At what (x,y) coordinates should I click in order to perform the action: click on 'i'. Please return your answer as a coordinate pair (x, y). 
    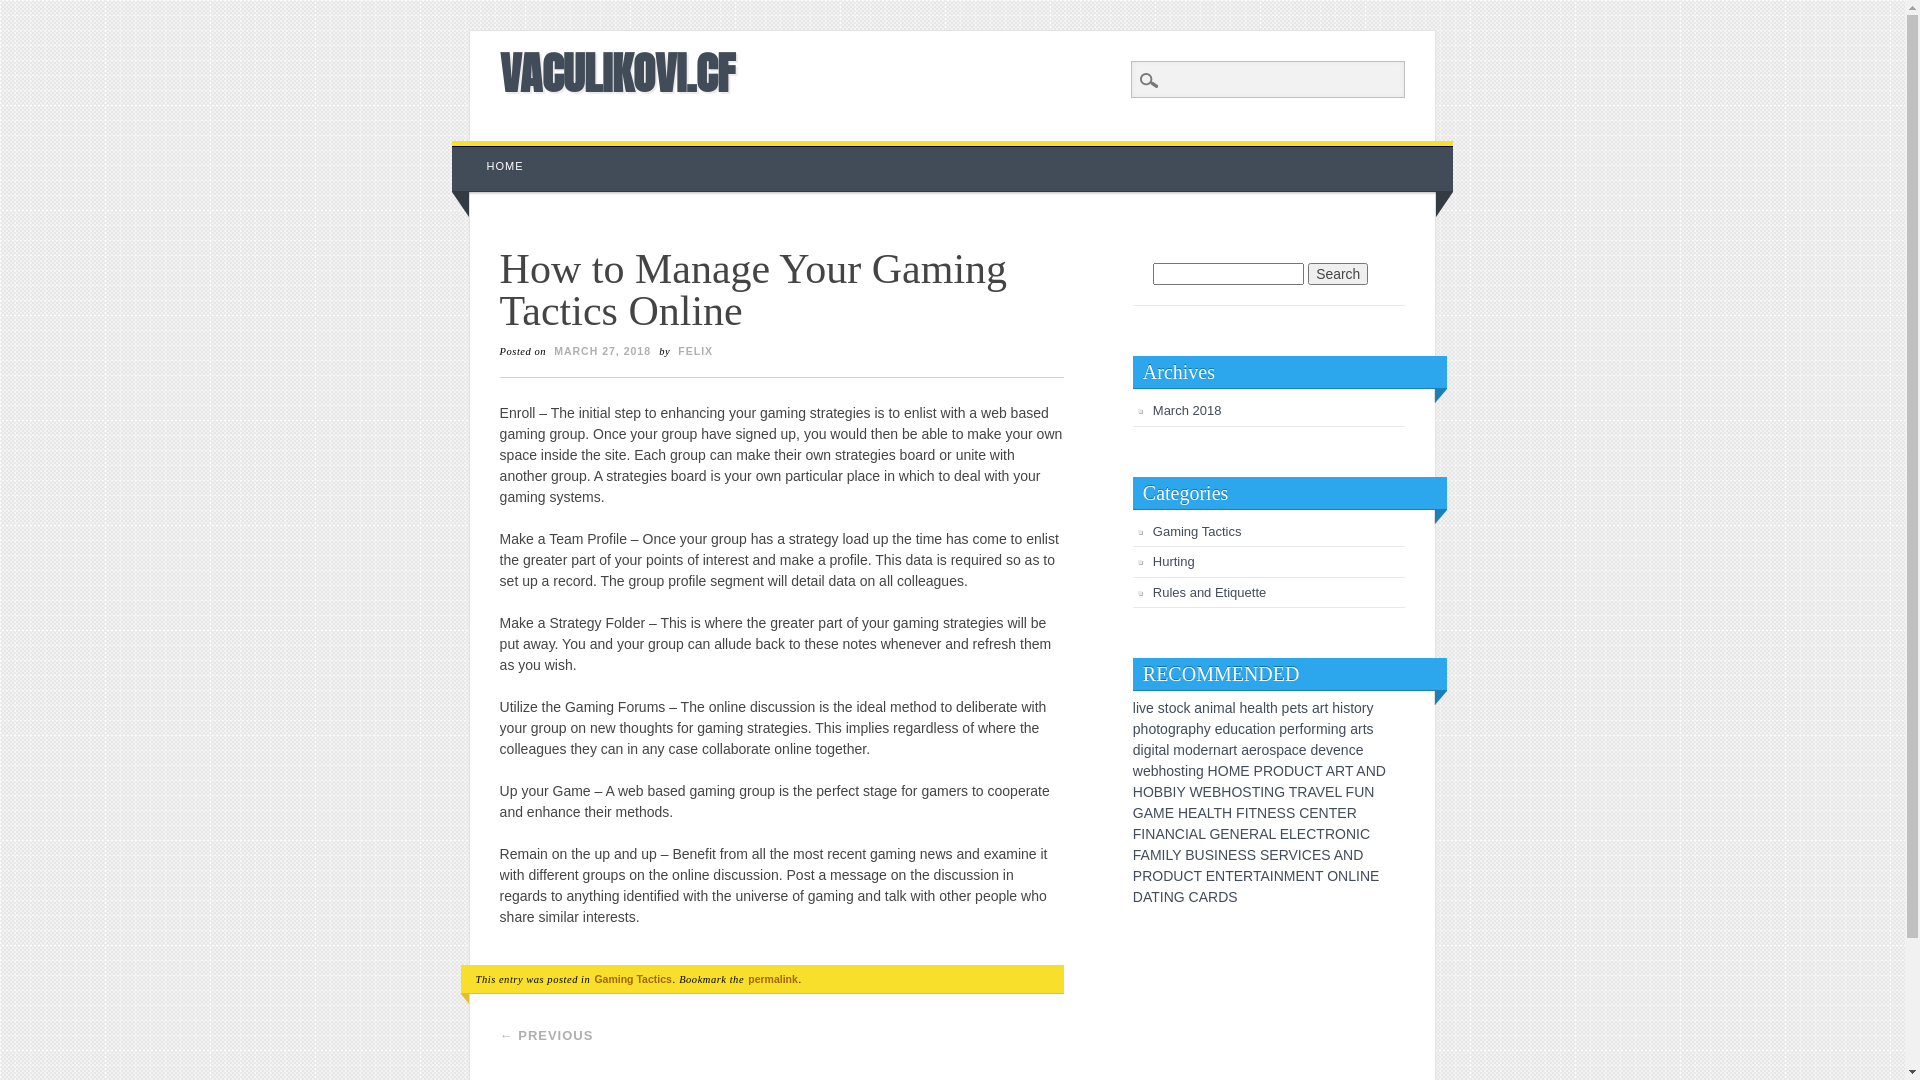
    Looking at the image, I should click on (1329, 729).